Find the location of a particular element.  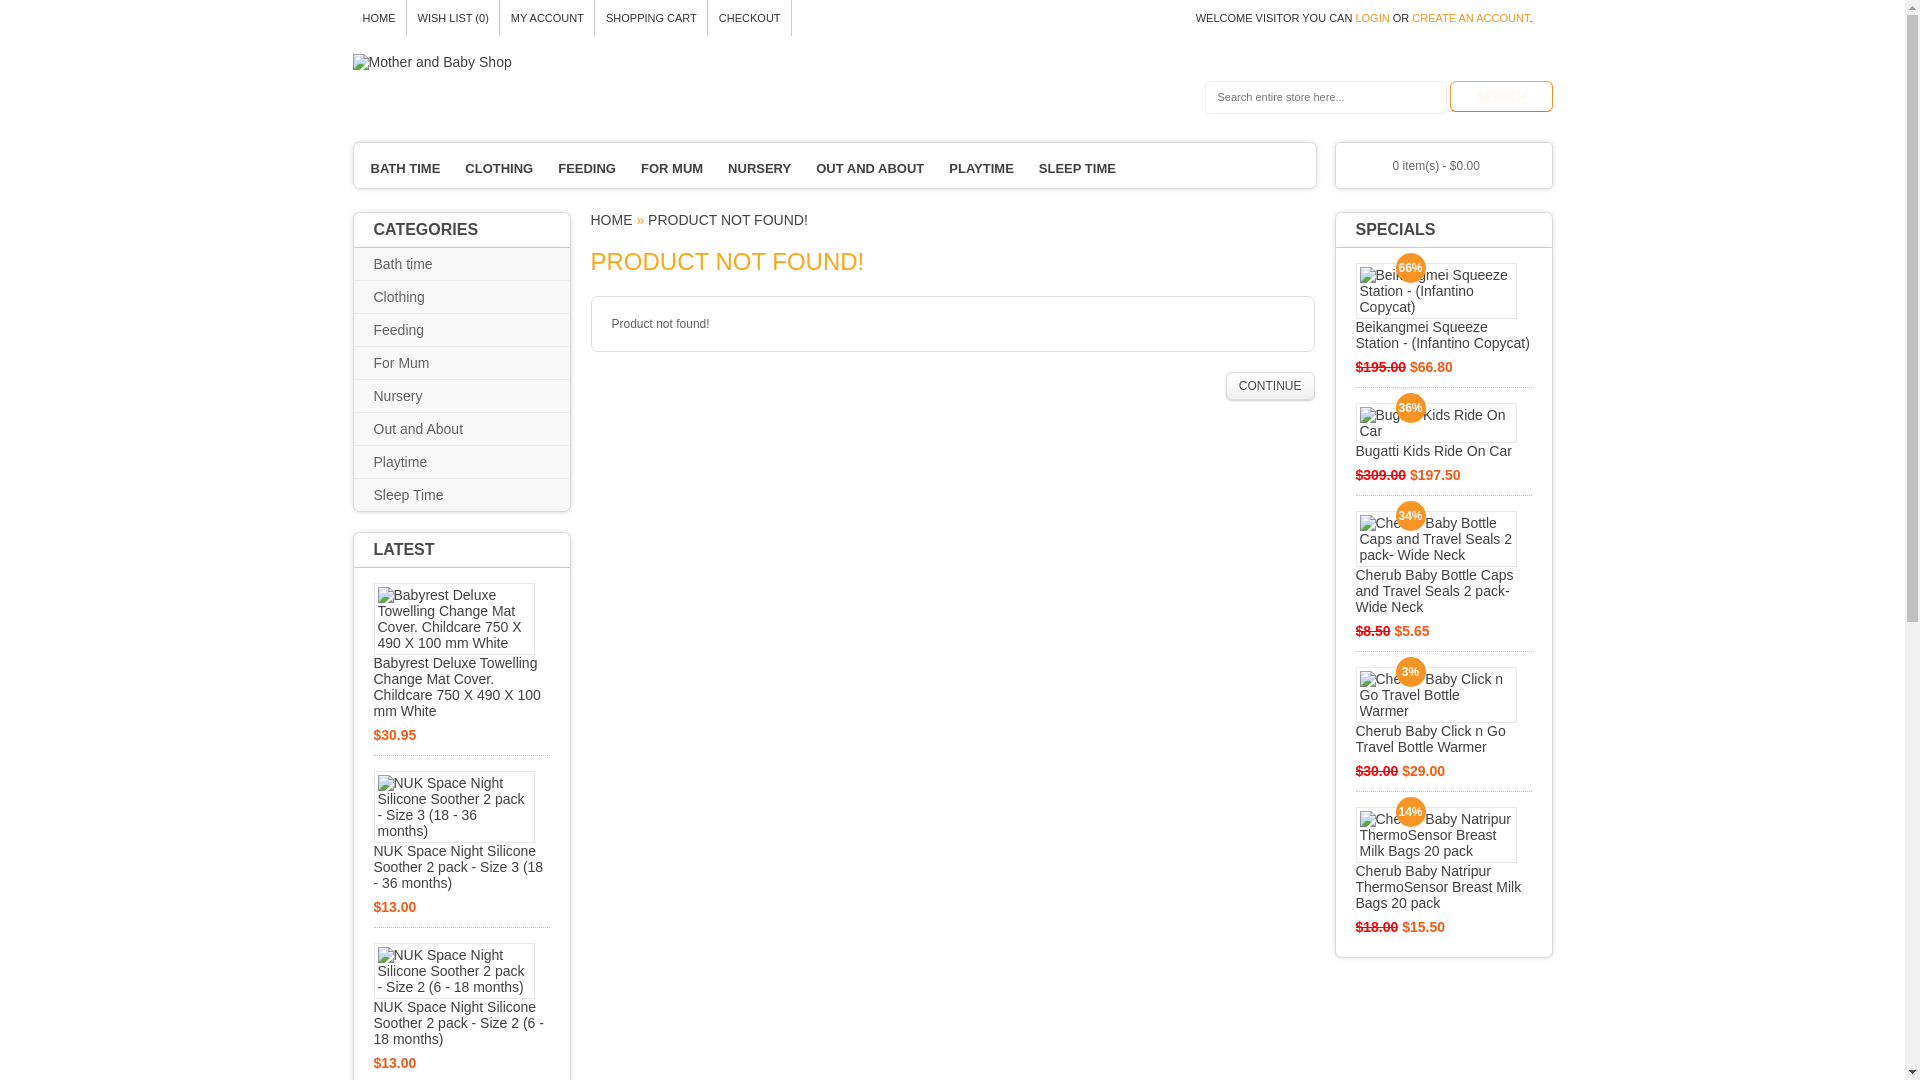

'Cherub Baby Click n Go Travel Bottle Warmer' is located at coordinates (1444, 709).